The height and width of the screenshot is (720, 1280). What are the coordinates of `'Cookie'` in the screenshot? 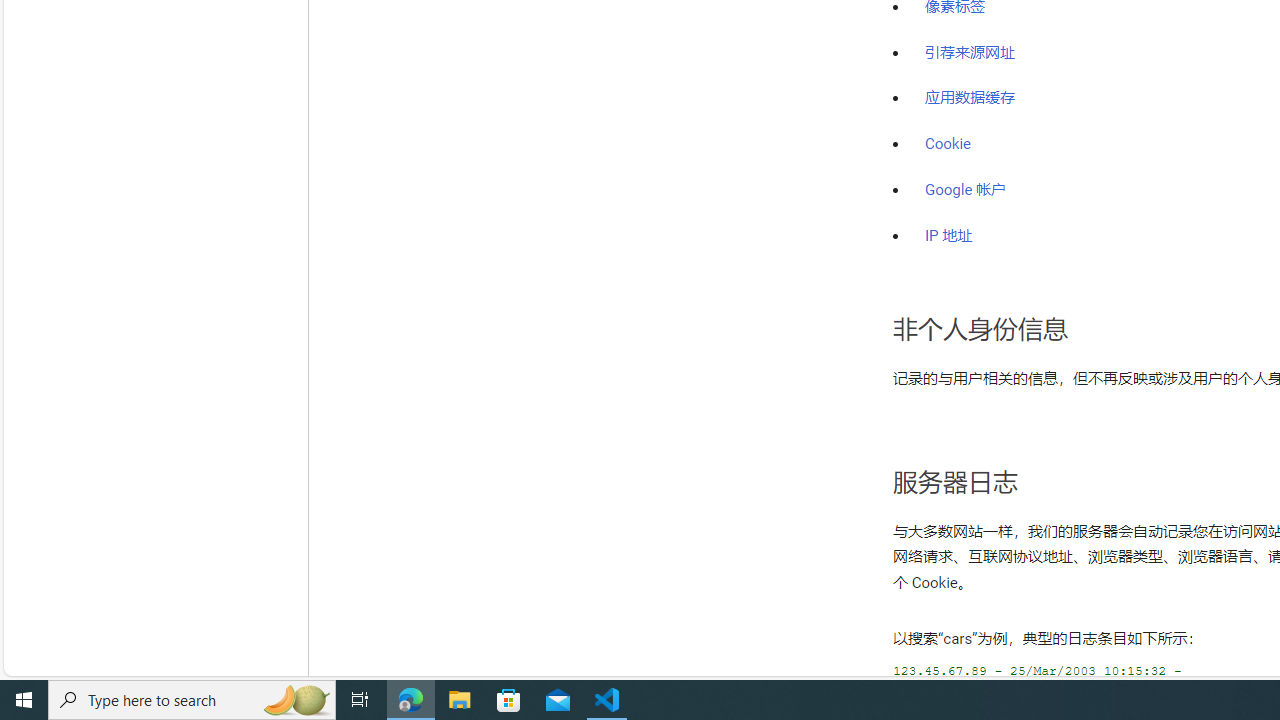 It's located at (947, 143).